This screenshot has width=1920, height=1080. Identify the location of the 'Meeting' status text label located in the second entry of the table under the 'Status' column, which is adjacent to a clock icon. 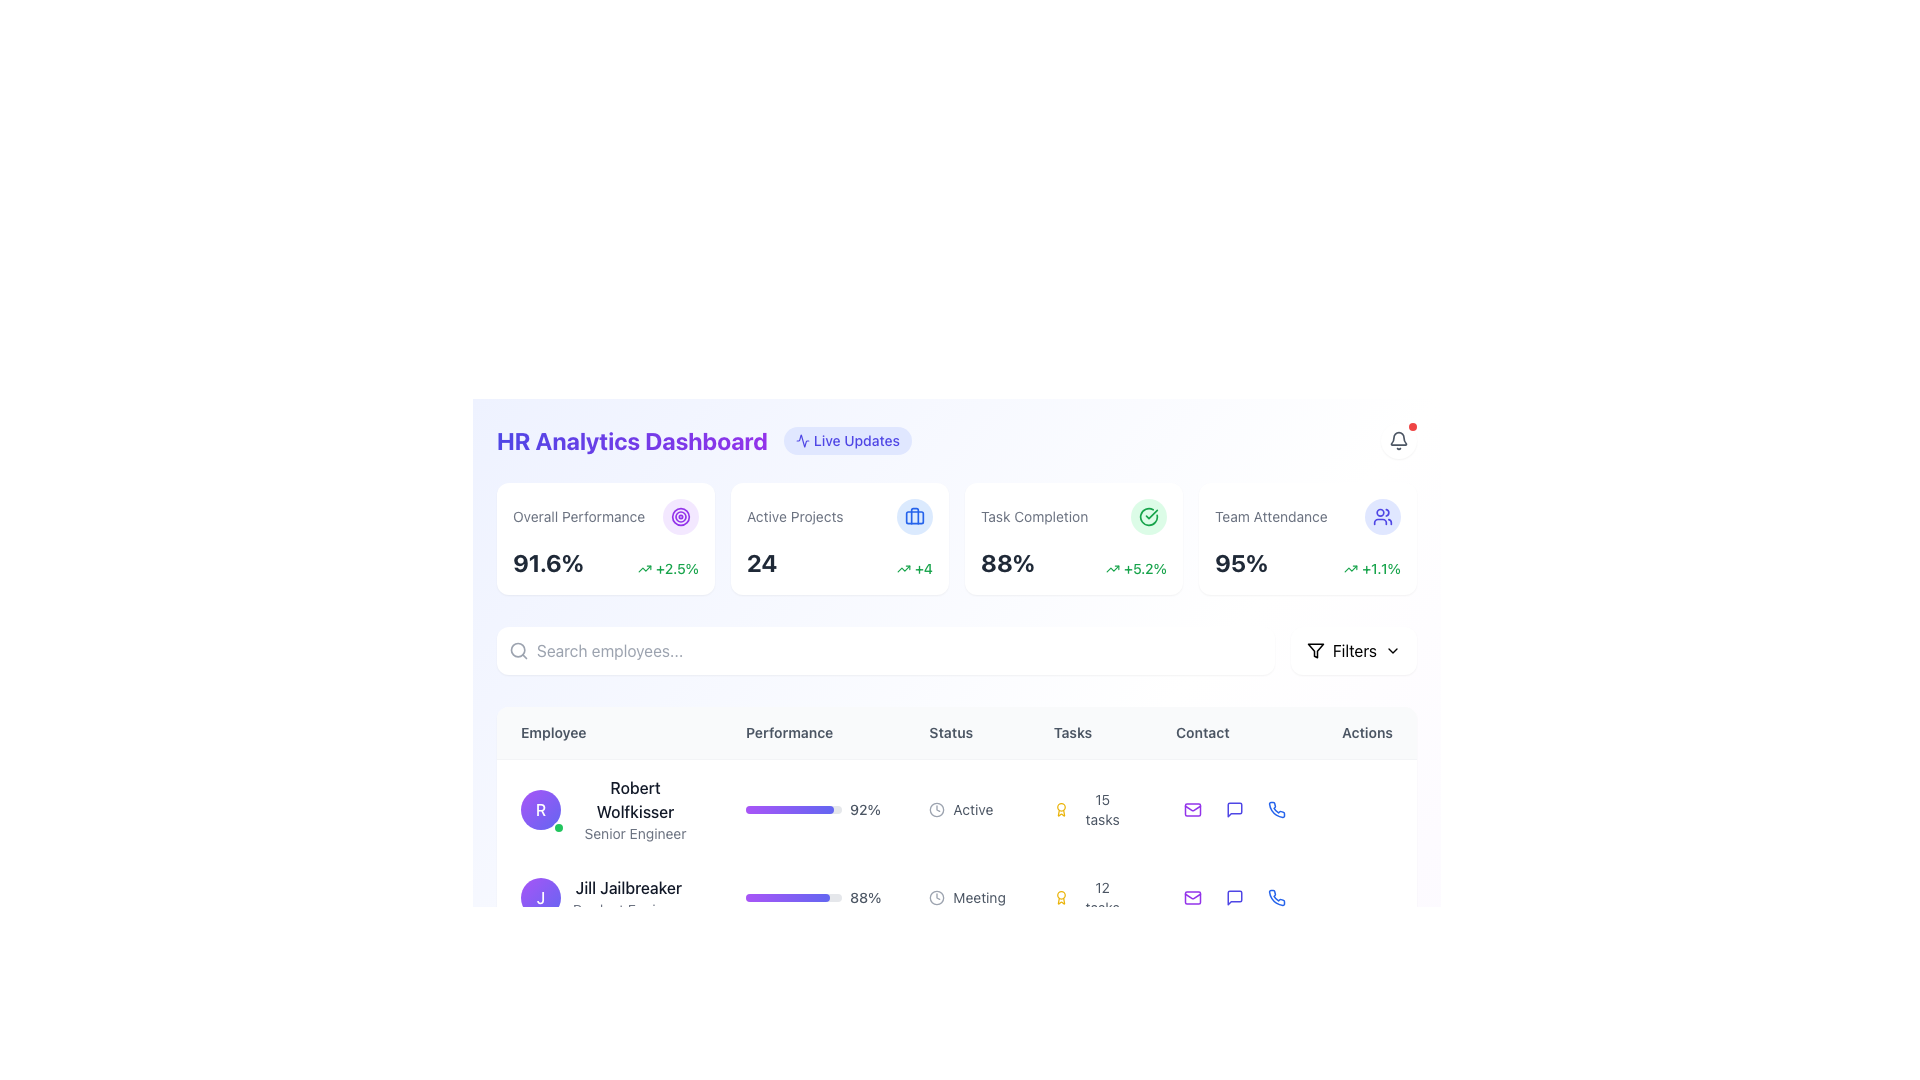
(979, 897).